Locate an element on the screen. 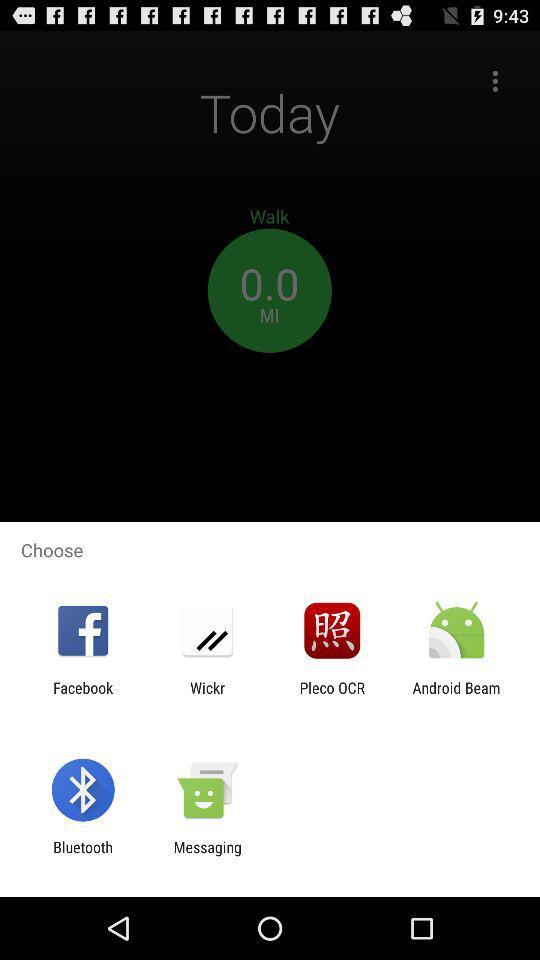 The image size is (540, 960). item to the right of the wickr item is located at coordinates (332, 696).